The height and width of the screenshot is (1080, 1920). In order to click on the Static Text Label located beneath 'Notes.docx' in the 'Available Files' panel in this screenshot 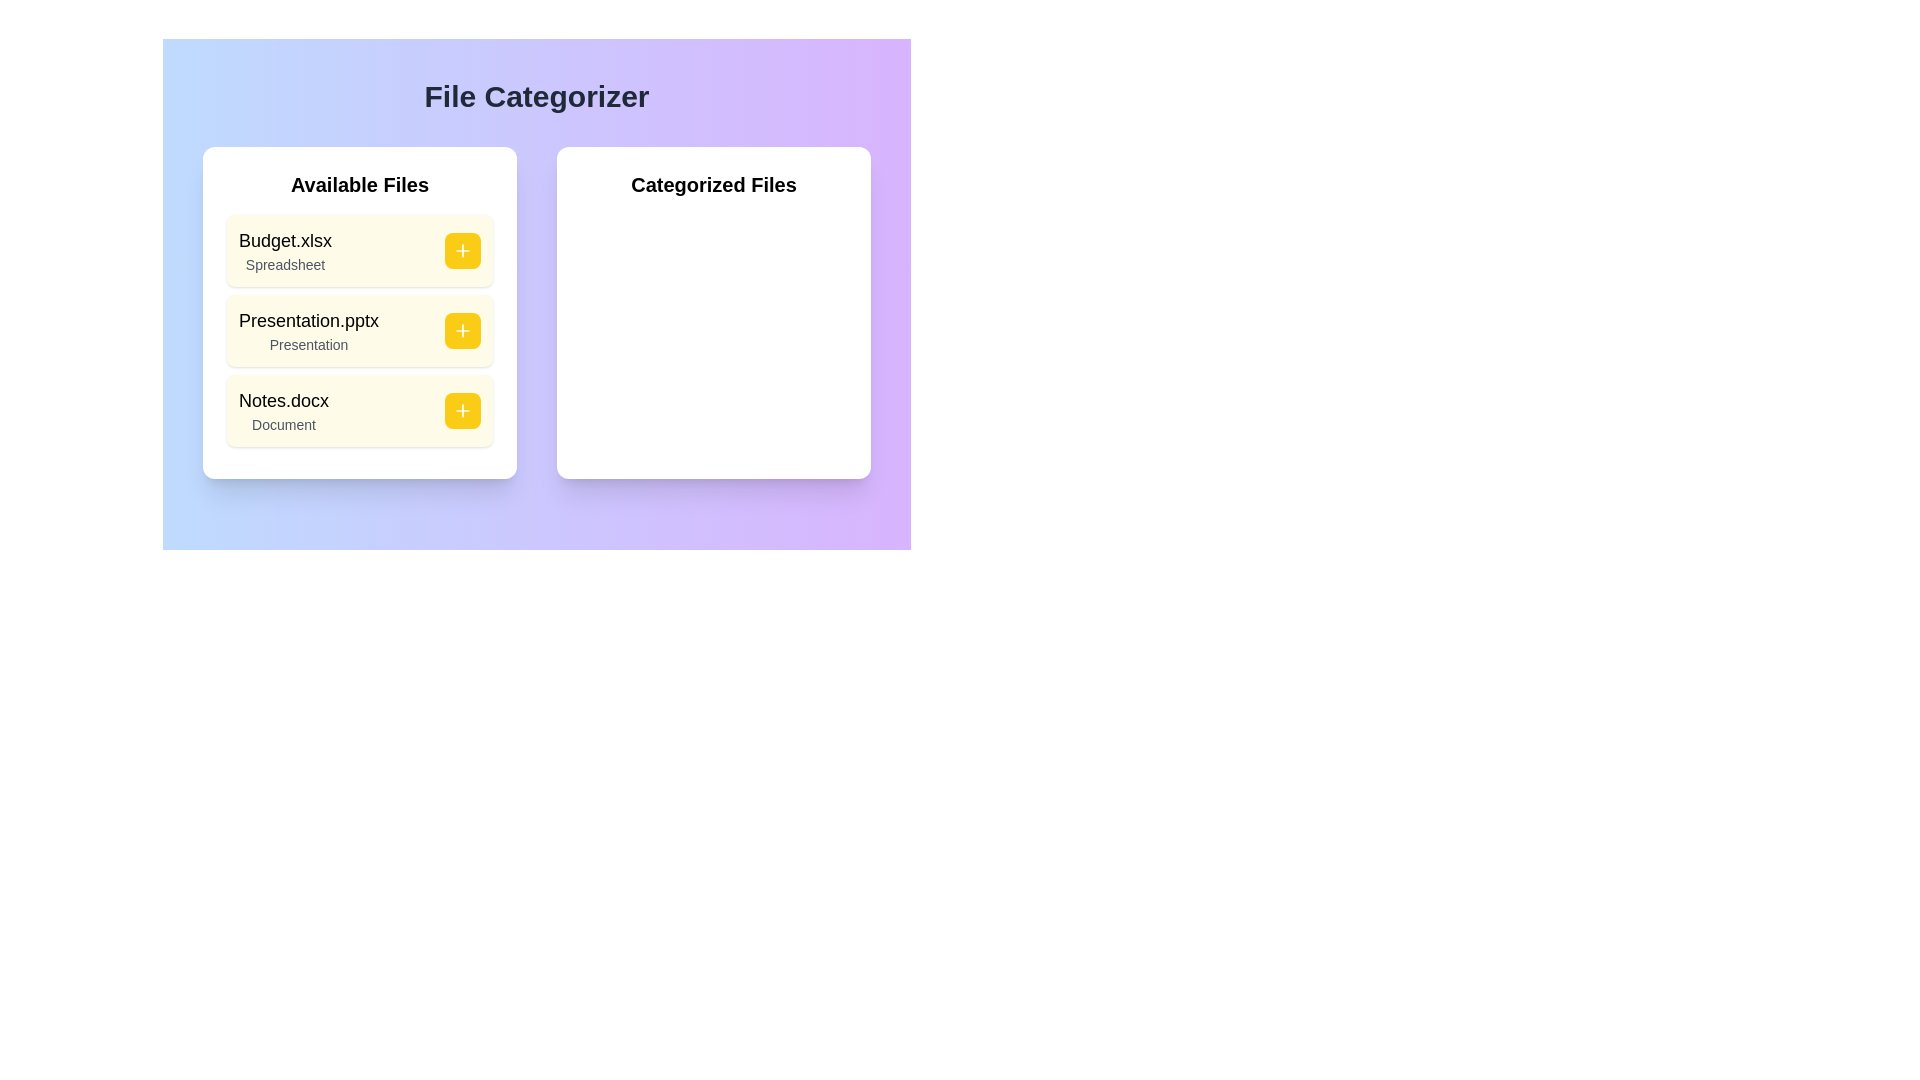, I will do `click(282, 423)`.